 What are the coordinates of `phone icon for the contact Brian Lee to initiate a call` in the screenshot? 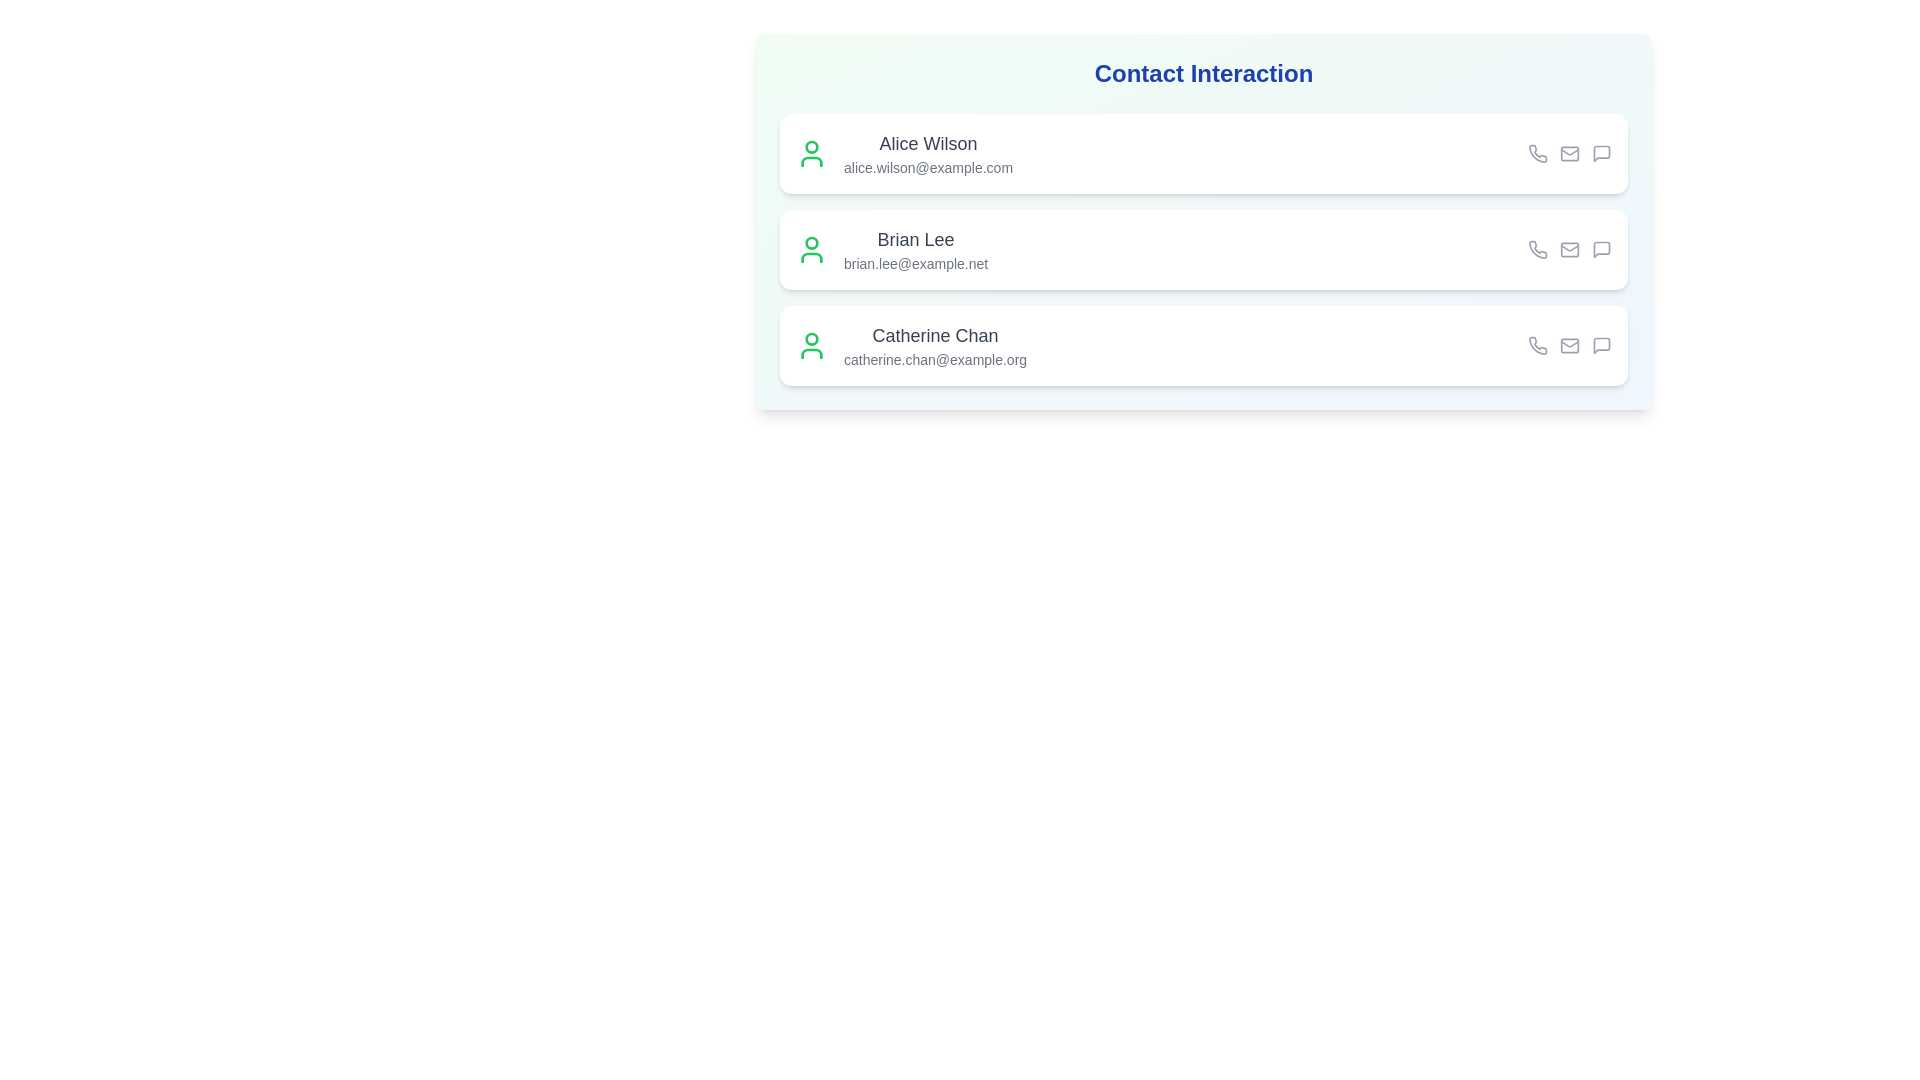 It's located at (1536, 249).